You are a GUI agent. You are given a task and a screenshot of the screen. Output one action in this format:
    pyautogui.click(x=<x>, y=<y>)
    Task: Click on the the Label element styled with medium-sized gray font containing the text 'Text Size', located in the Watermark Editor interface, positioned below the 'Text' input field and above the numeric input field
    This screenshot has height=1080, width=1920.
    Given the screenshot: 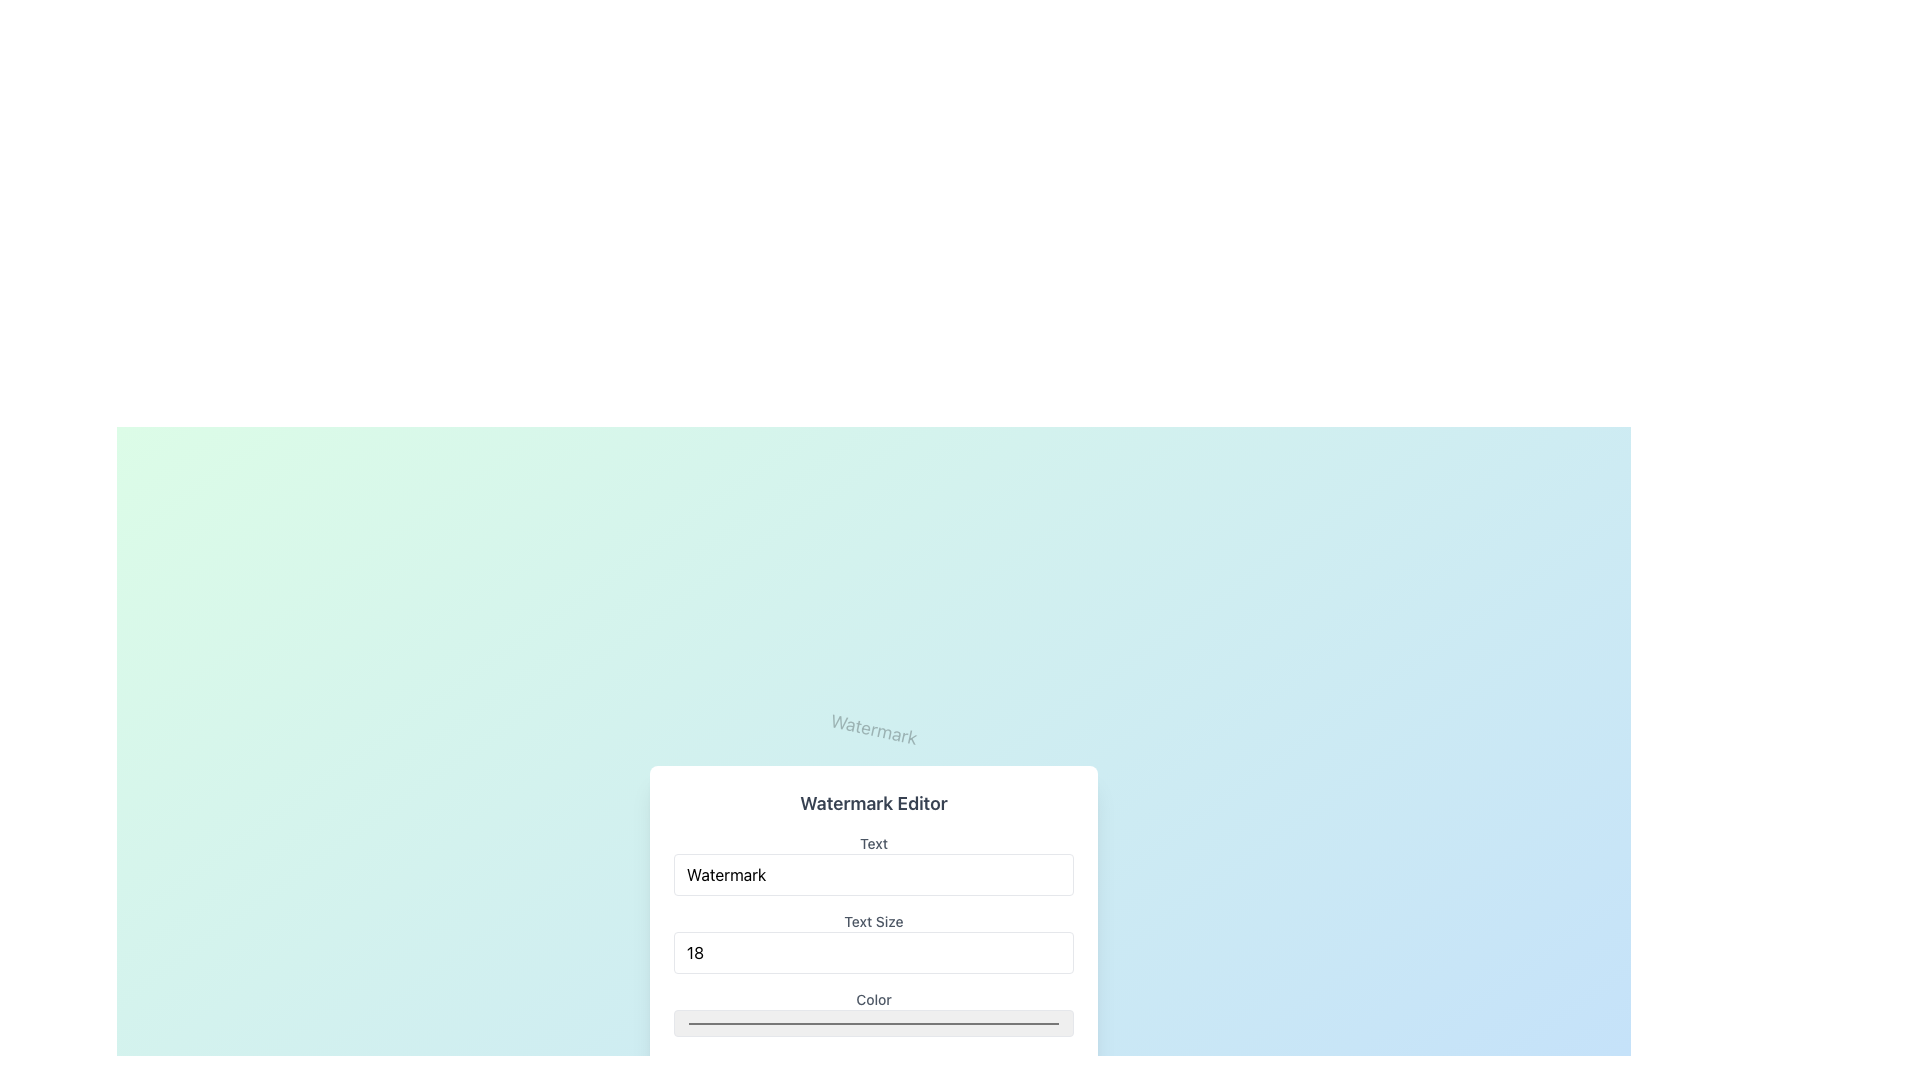 What is the action you would take?
    pyautogui.click(x=873, y=921)
    